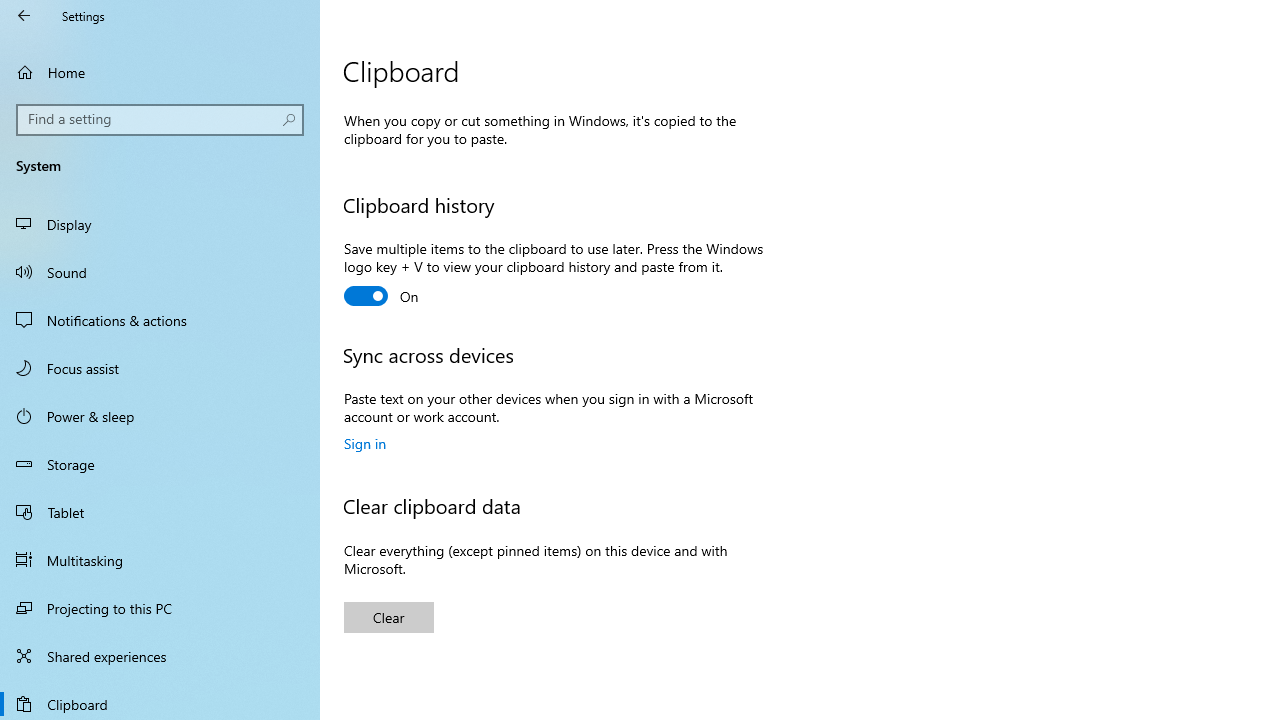 The height and width of the screenshot is (720, 1280). Describe the element at coordinates (365, 442) in the screenshot. I see `'Sign in'` at that location.